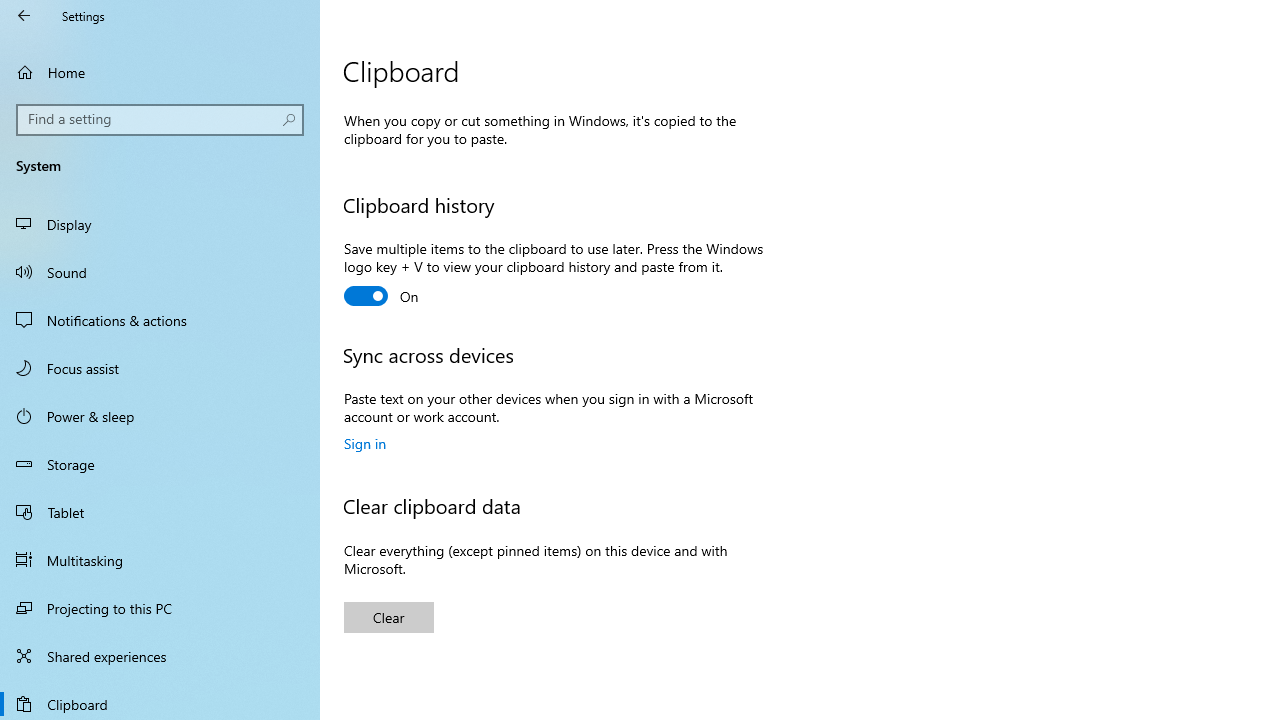 The height and width of the screenshot is (720, 1280). Describe the element at coordinates (365, 442) in the screenshot. I see `'Sign in'` at that location.